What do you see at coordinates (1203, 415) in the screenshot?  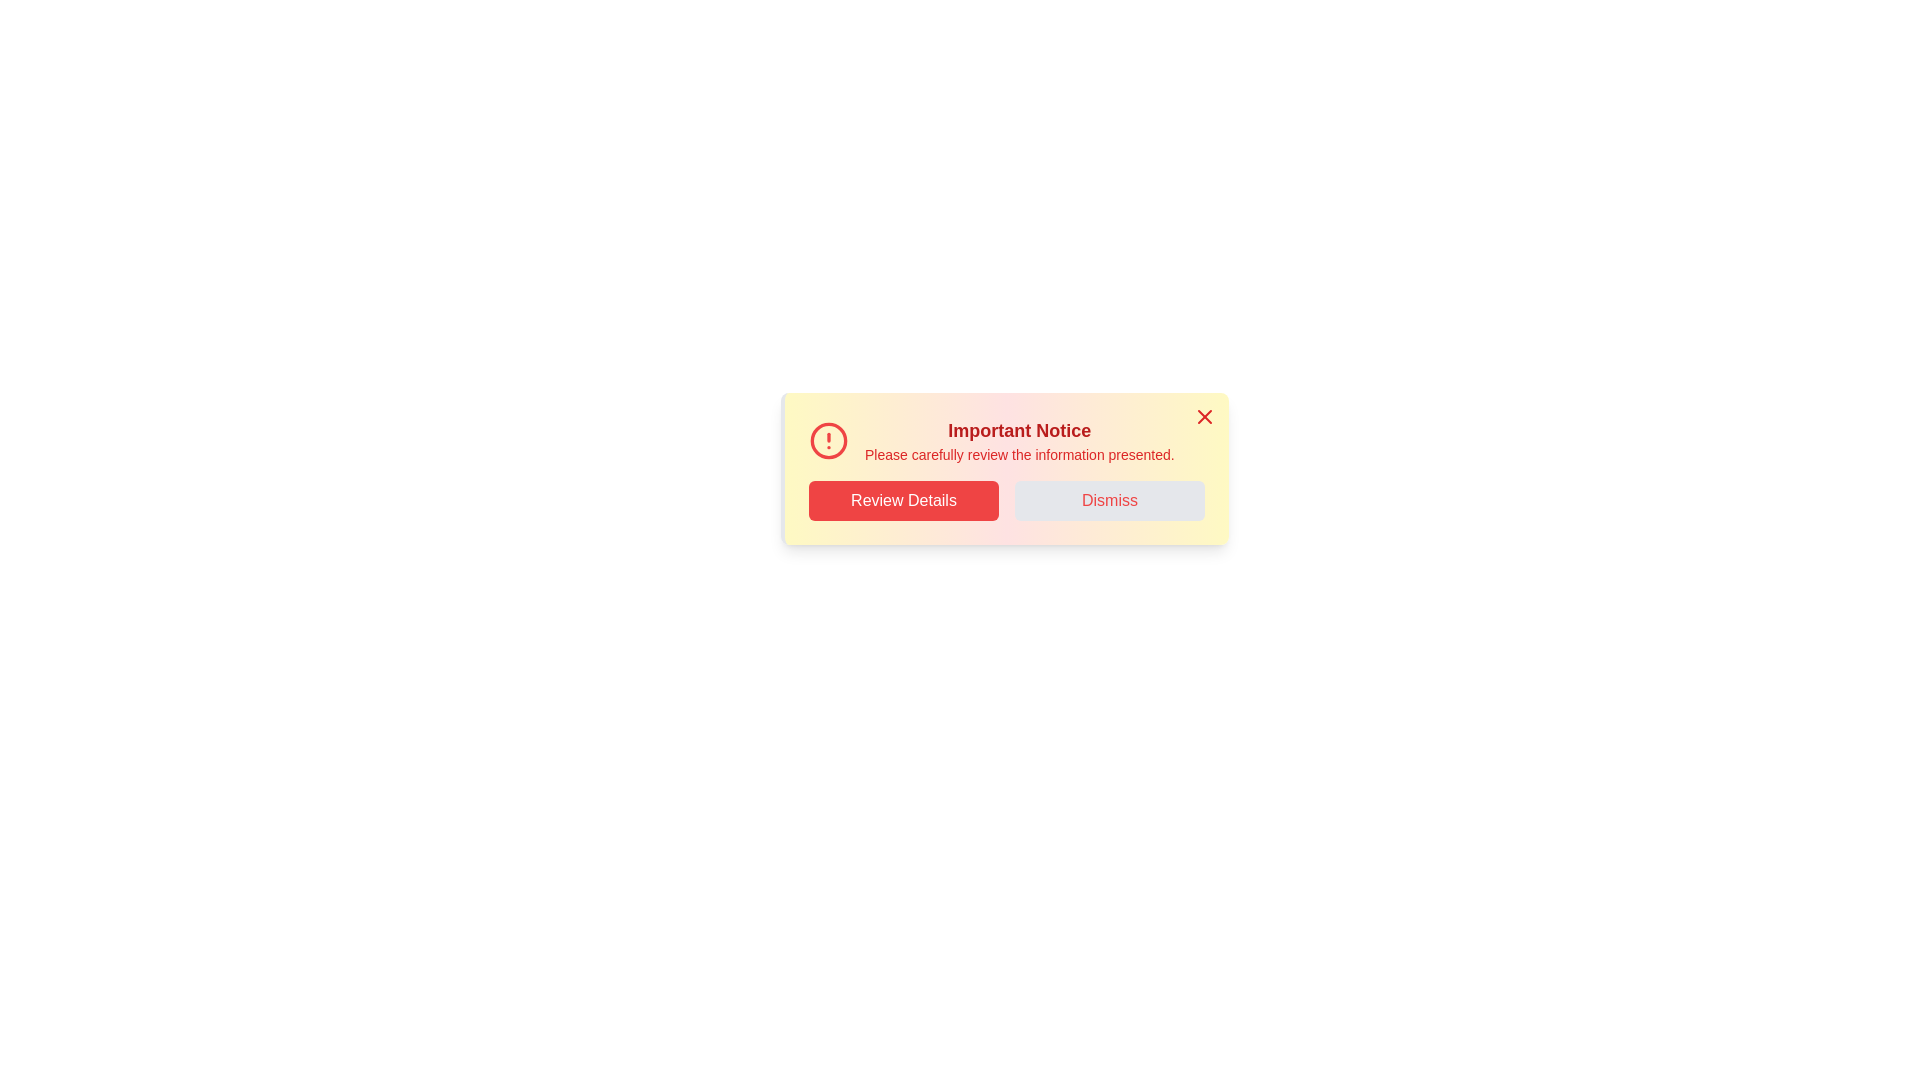 I see `the close button located at the top-right corner of the alert` at bounding box center [1203, 415].